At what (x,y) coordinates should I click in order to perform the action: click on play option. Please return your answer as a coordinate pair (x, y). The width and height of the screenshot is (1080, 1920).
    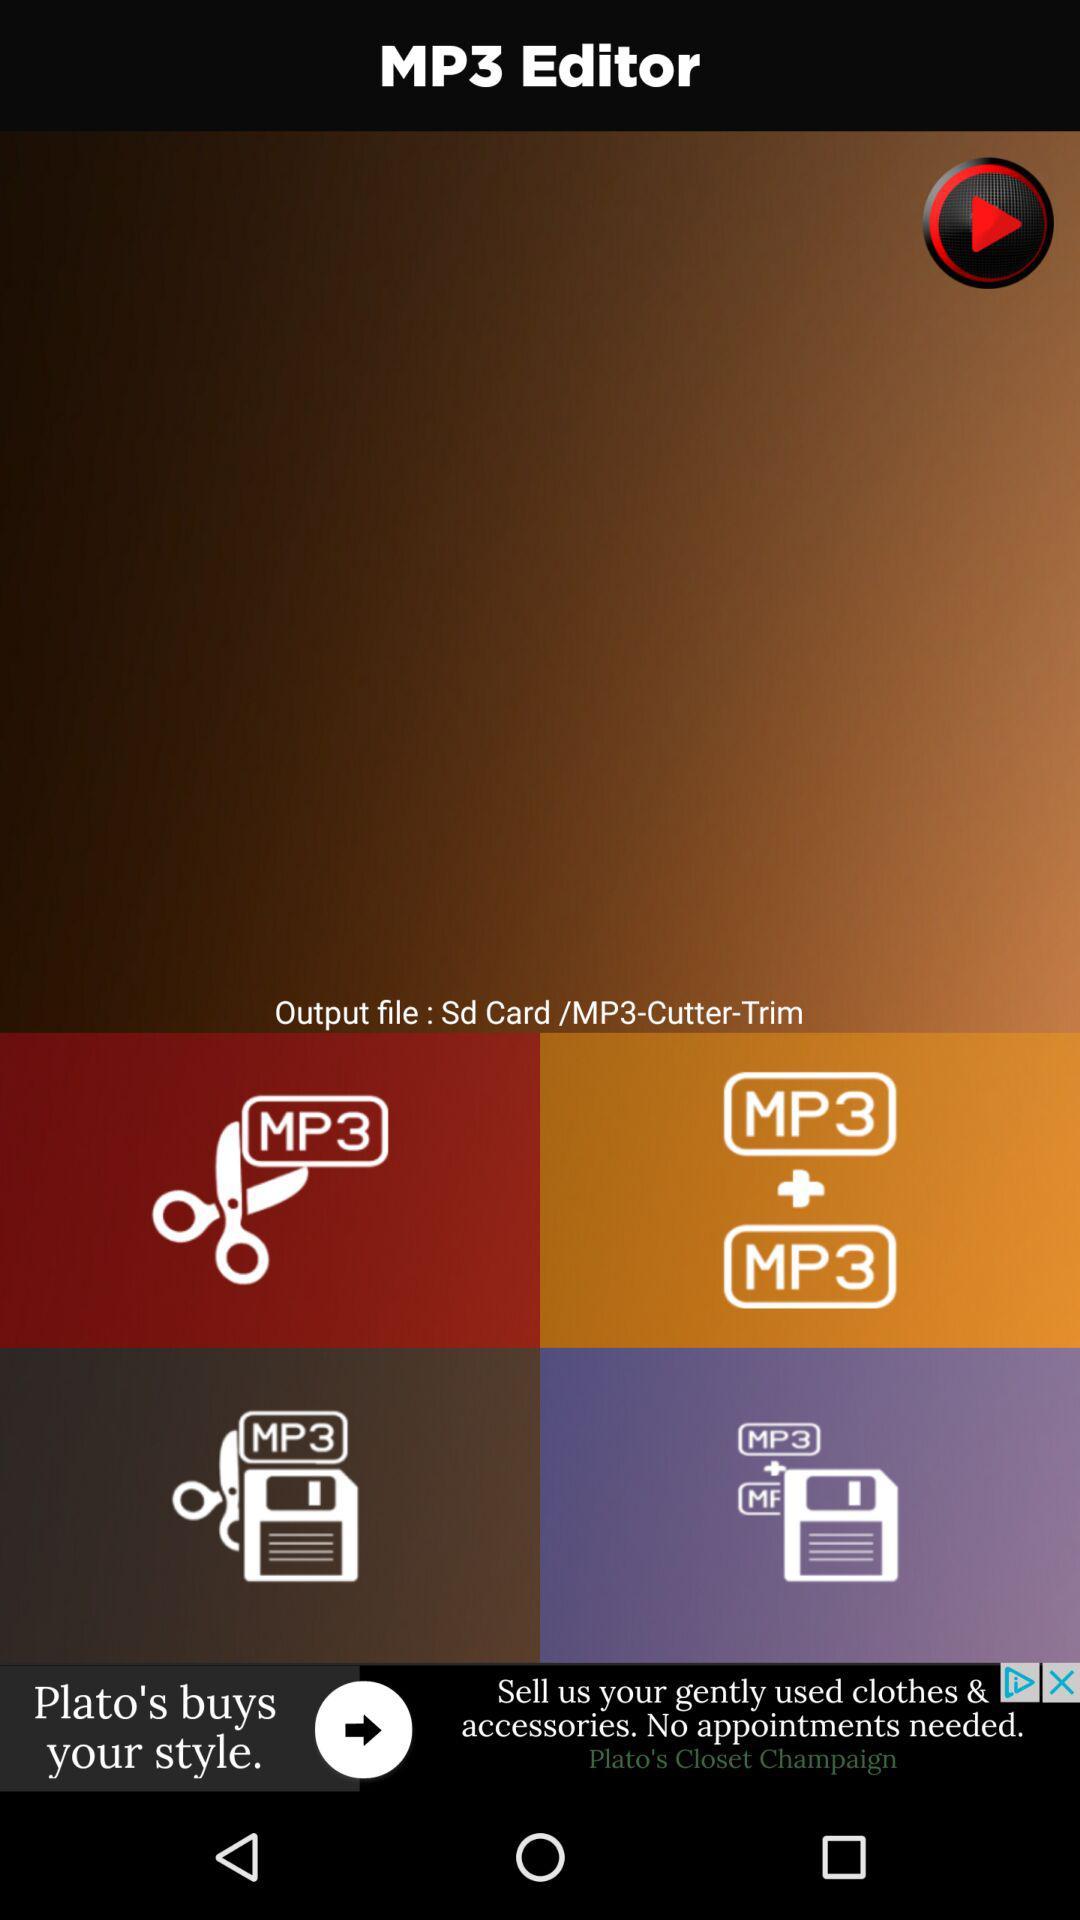
    Looking at the image, I should click on (987, 223).